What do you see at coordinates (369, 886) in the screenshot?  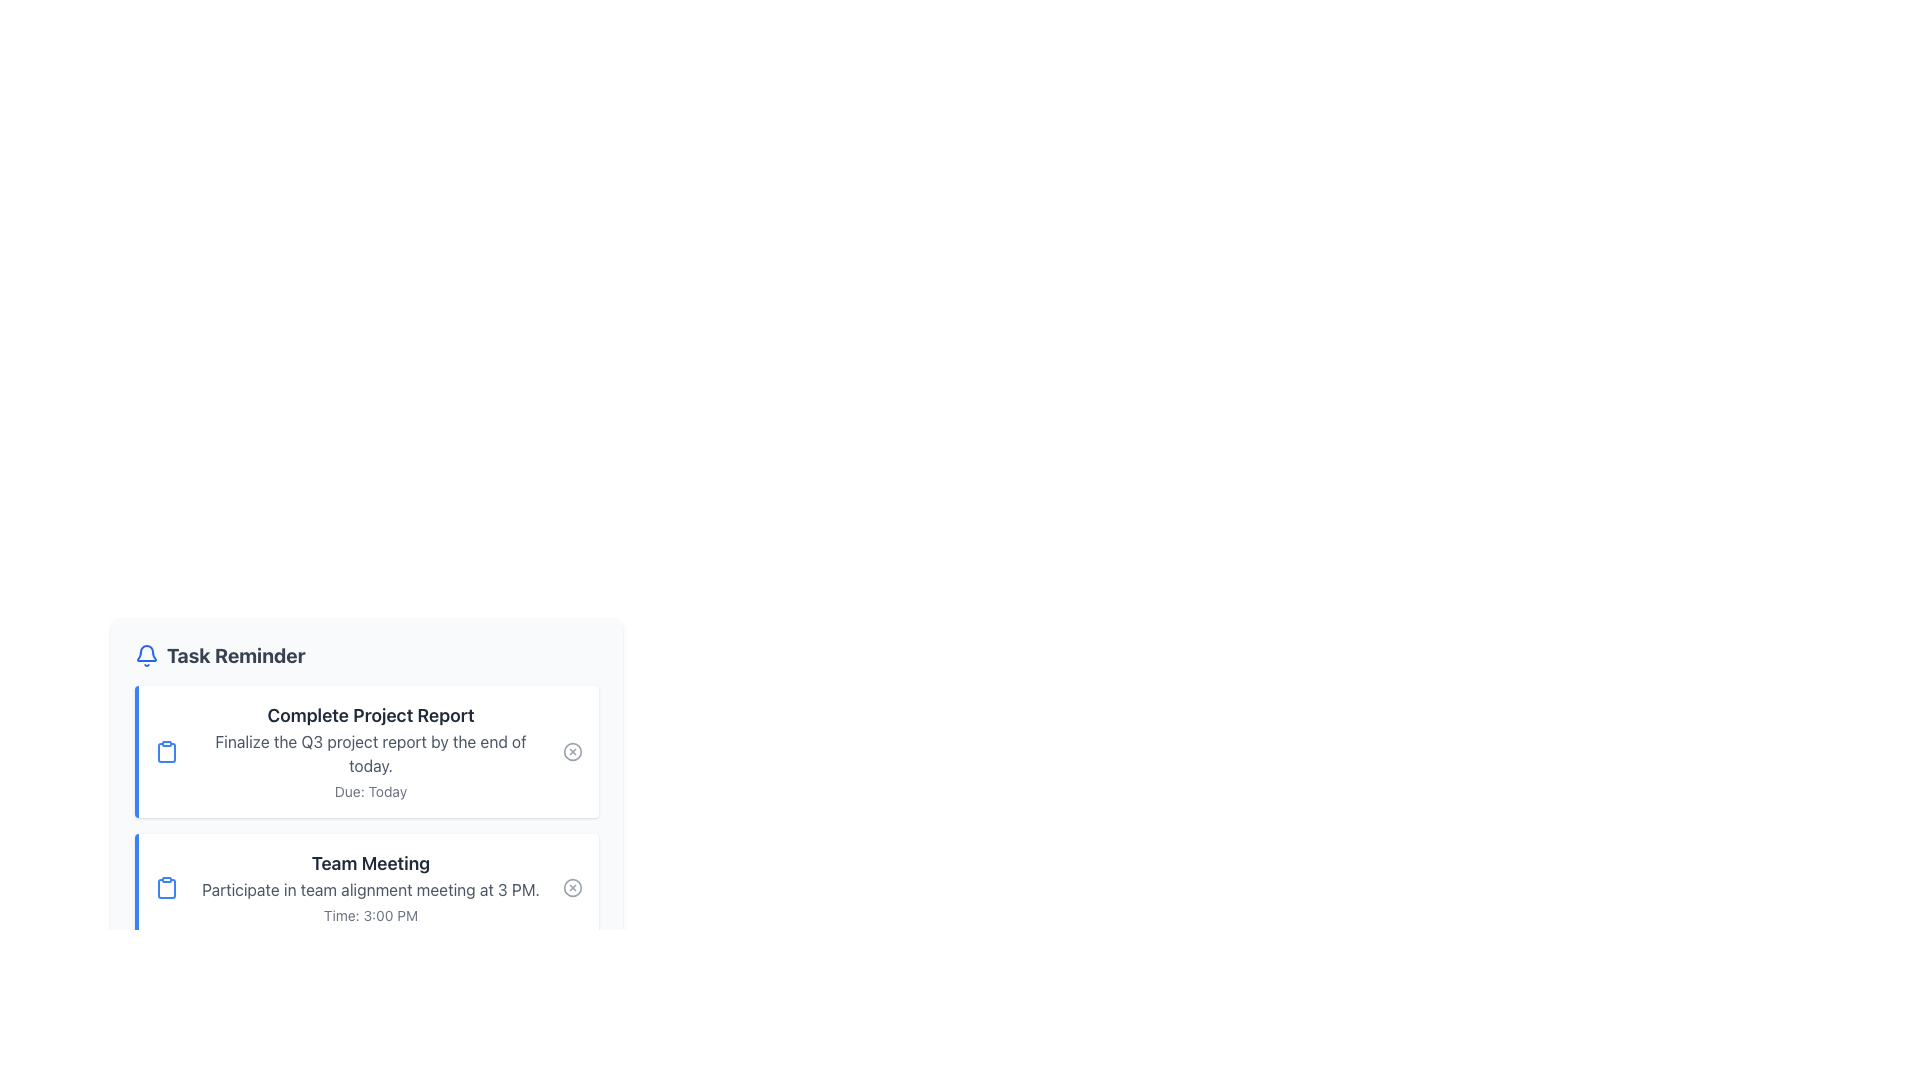 I see `the second task item in the 'Task Reminder' section, which is displayed below the 'Complete Project Report' task` at bounding box center [369, 886].